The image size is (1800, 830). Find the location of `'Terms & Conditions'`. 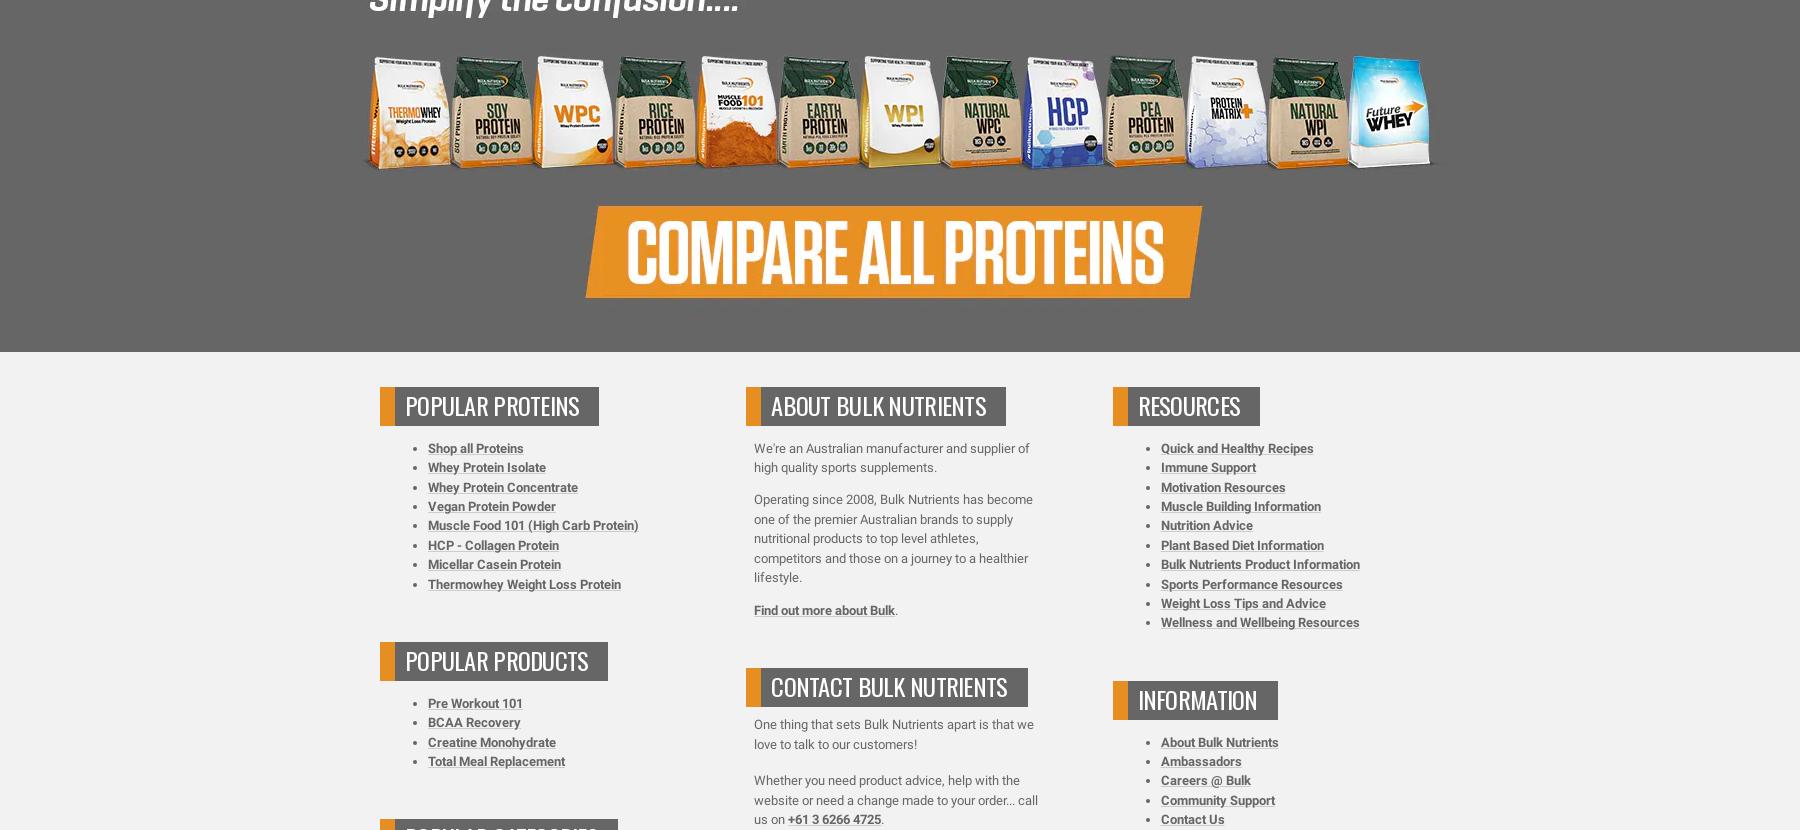

'Terms & Conditions' is located at coordinates (604, 302).